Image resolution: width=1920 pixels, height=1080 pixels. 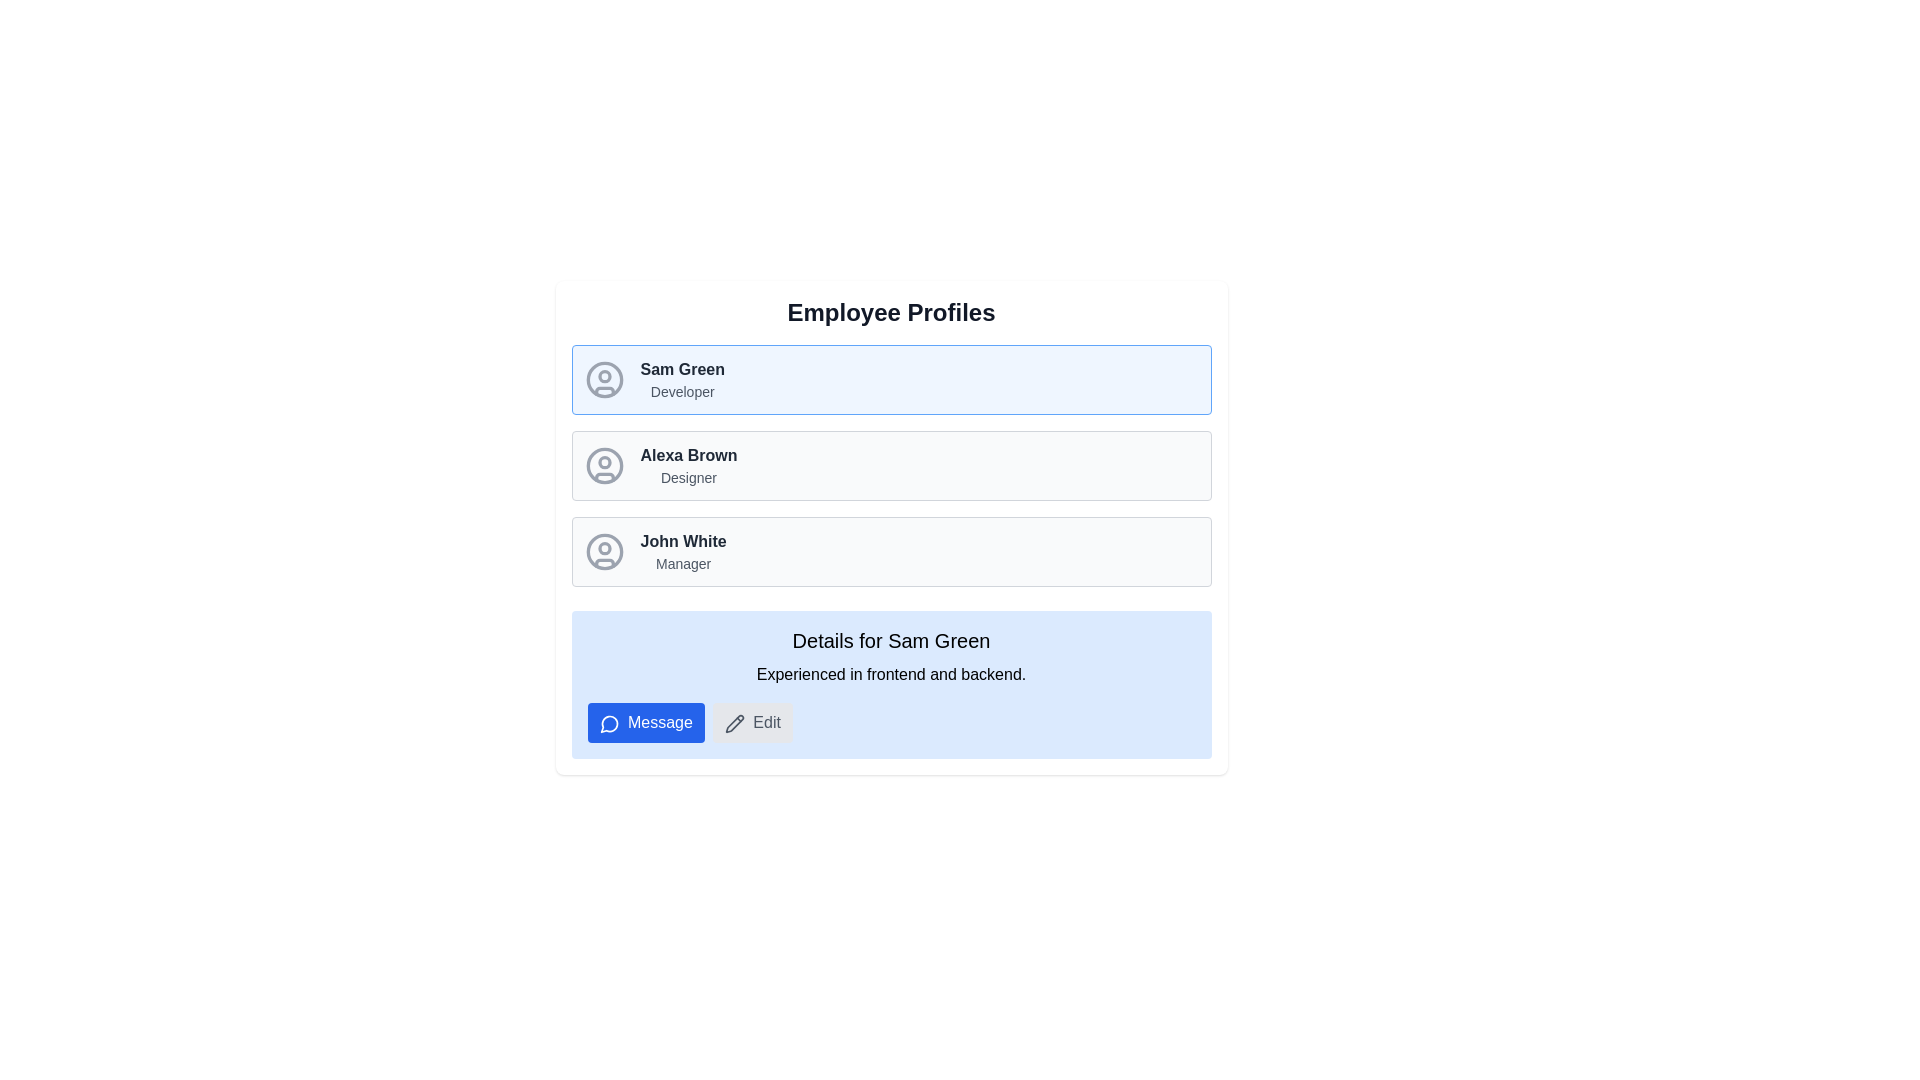 I want to click on the 'Manager' text label located below the name 'John White' in the profile card, so click(x=683, y=563).